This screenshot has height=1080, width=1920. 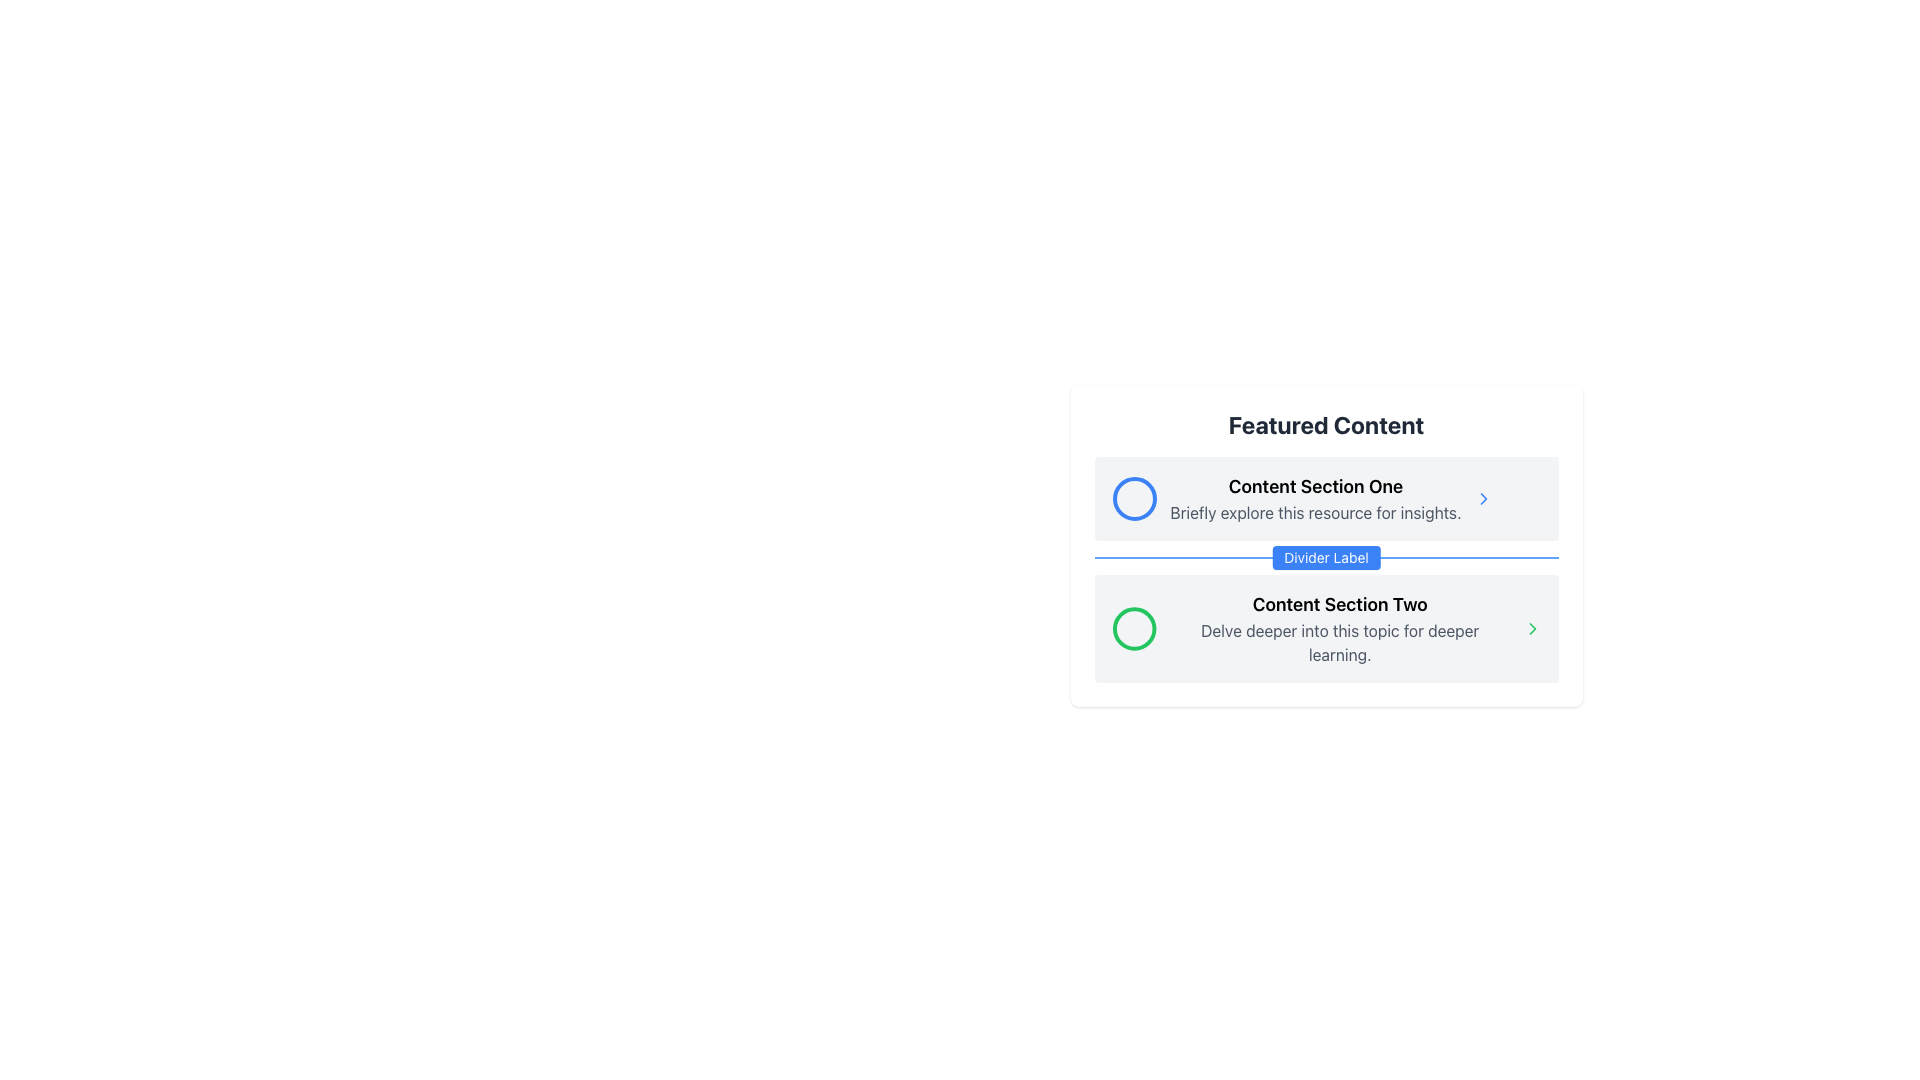 What do you see at coordinates (1326, 497) in the screenshot?
I see `the Button-like Content Section that serves as a clickable item for 'Content Section One'` at bounding box center [1326, 497].